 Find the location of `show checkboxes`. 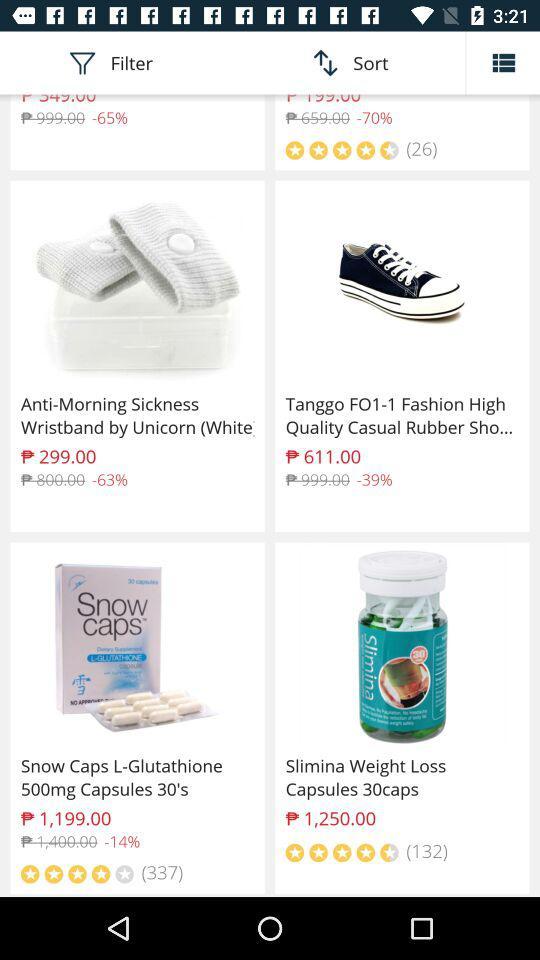

show checkboxes is located at coordinates (502, 62).